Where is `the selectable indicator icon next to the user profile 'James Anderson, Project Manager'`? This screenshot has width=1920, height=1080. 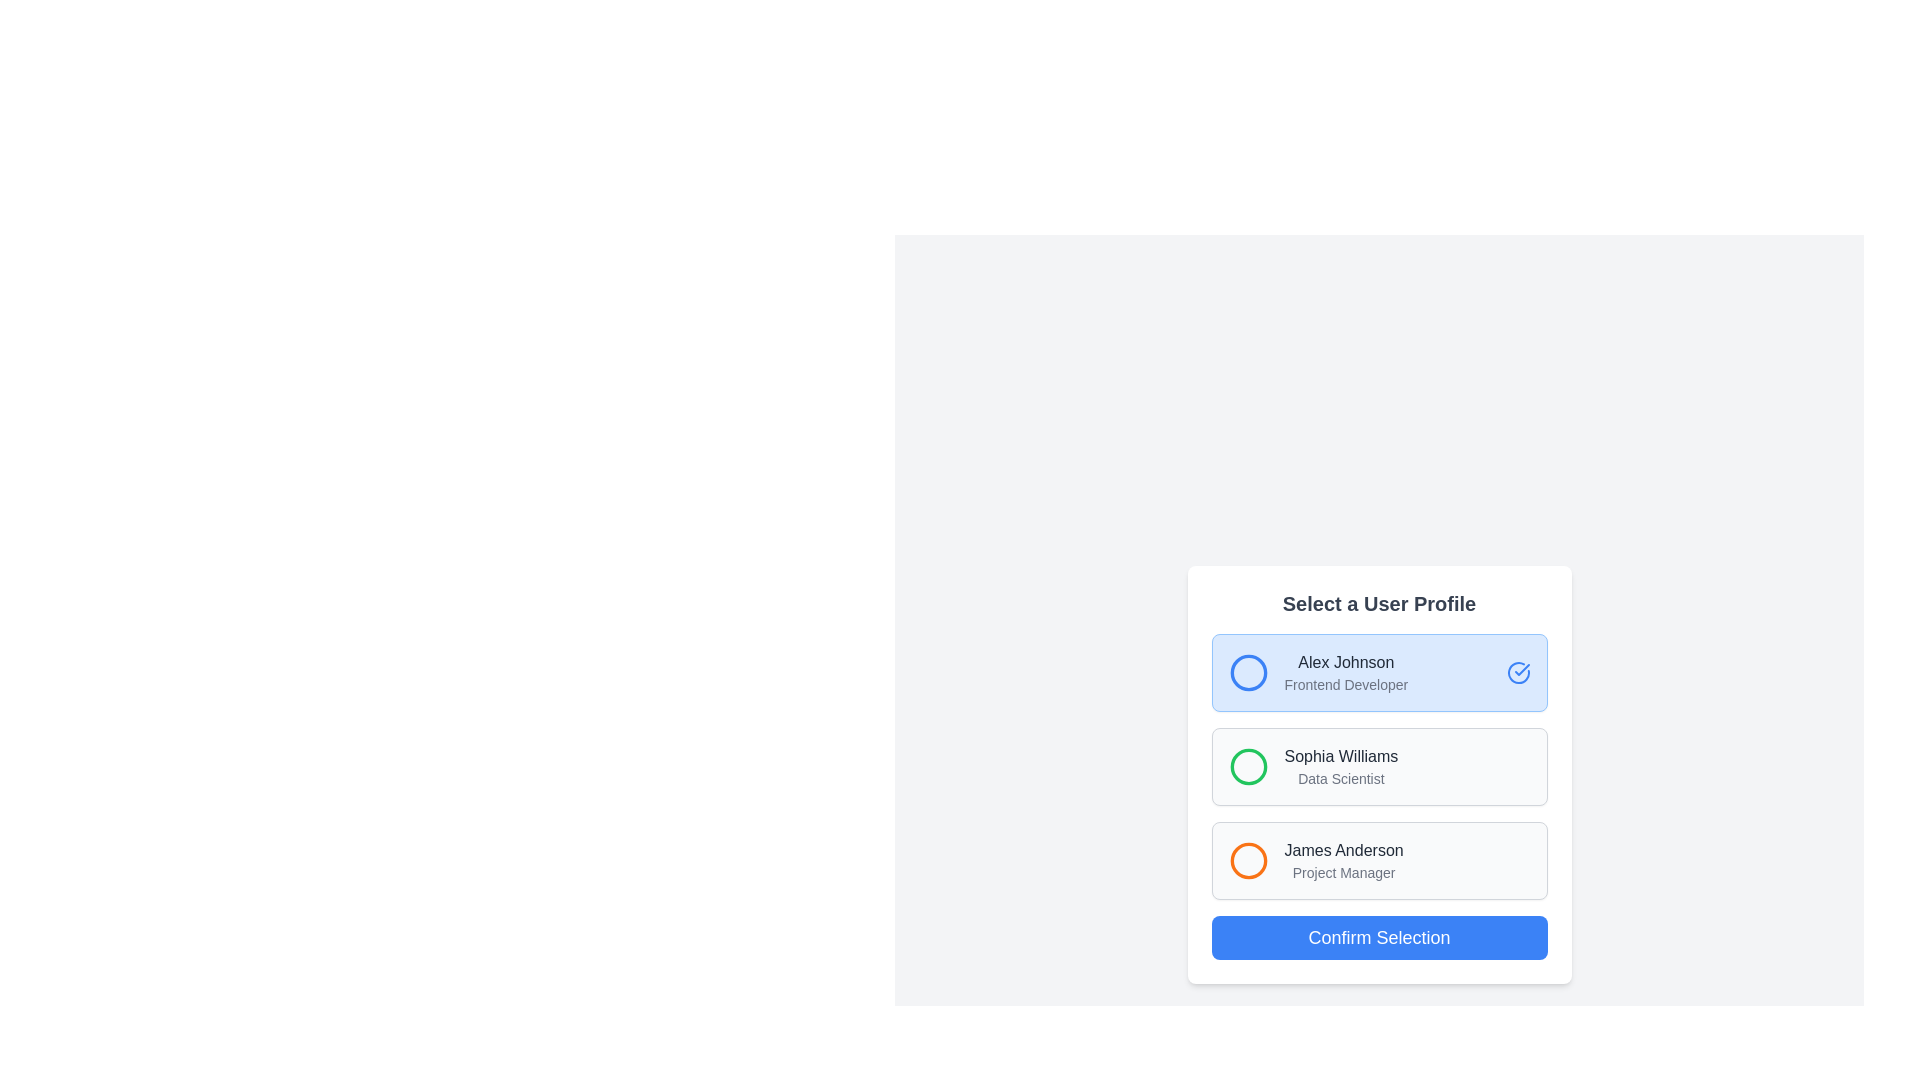
the selectable indicator icon next to the user profile 'James Anderson, Project Manager' is located at coordinates (1247, 859).